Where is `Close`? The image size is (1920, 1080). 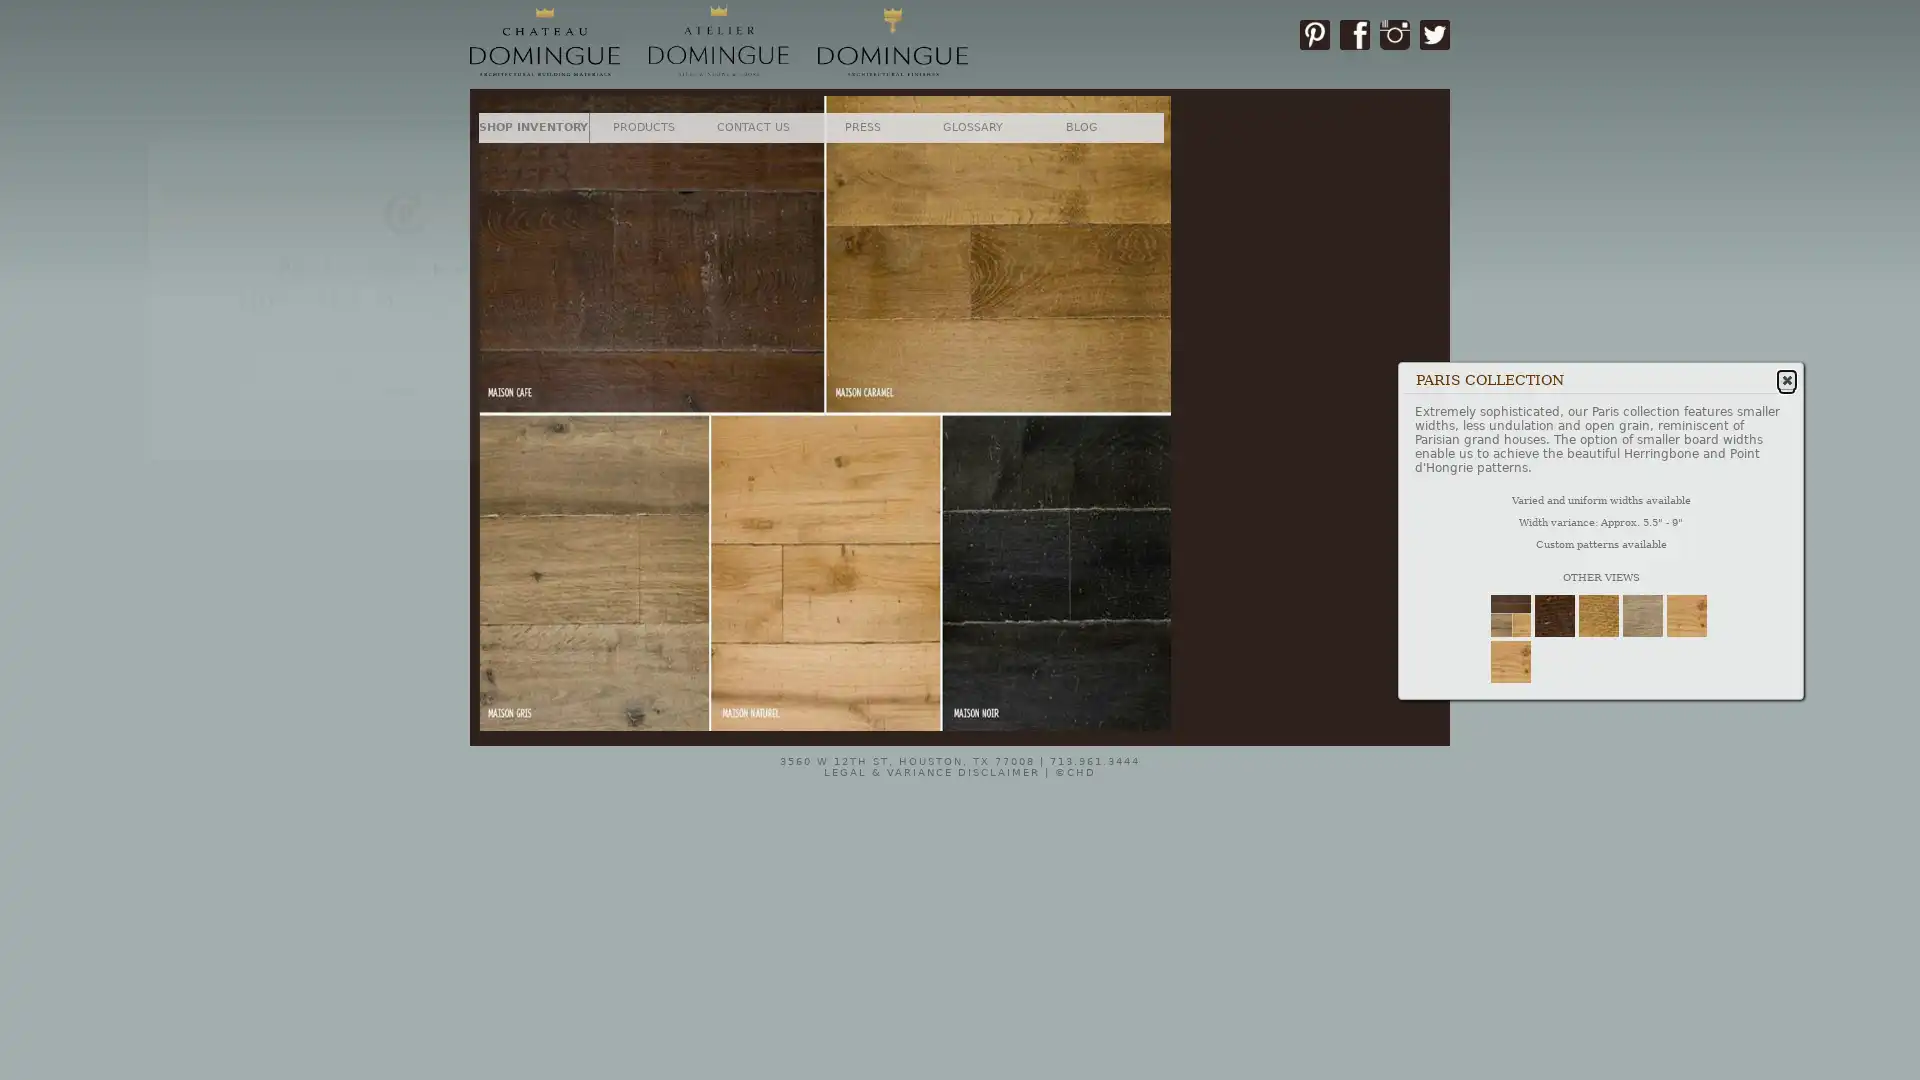 Close is located at coordinates (633, 153).